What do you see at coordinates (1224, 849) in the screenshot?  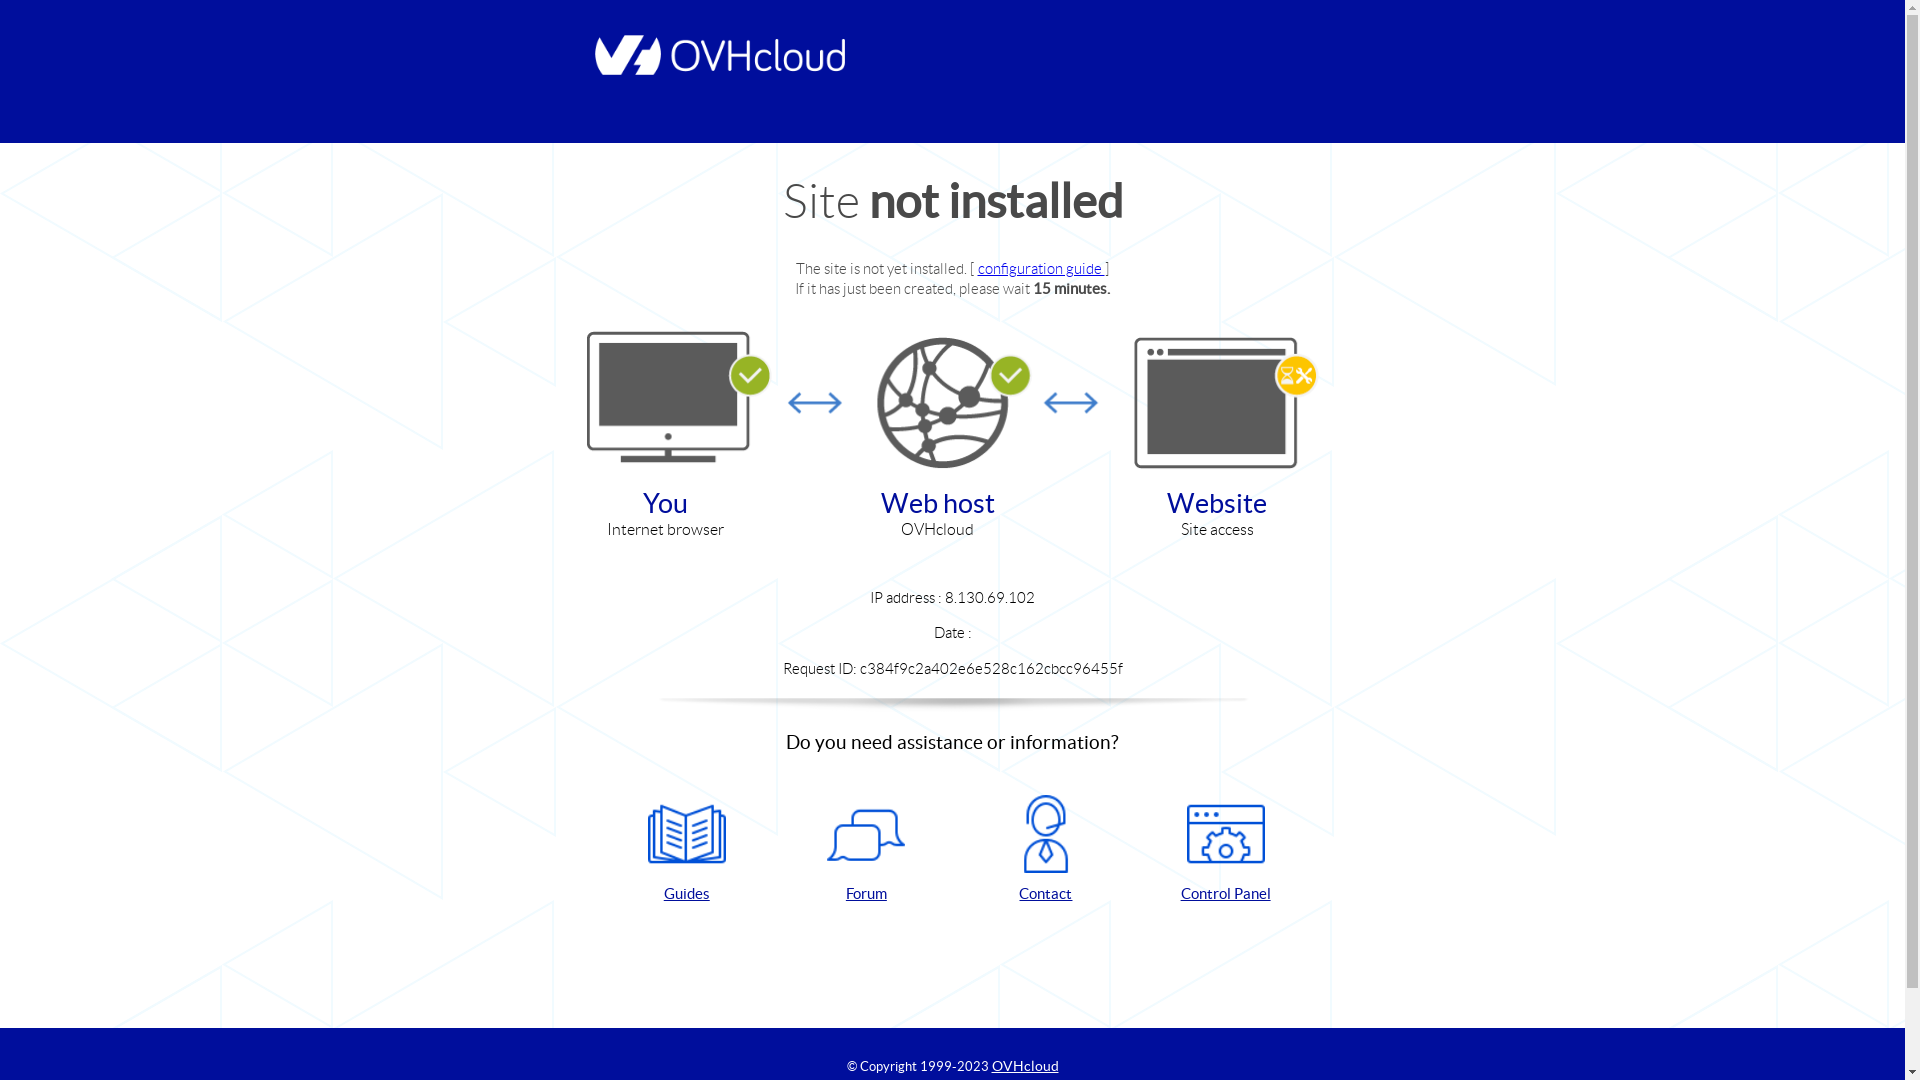 I see `'Control Panel'` at bounding box center [1224, 849].